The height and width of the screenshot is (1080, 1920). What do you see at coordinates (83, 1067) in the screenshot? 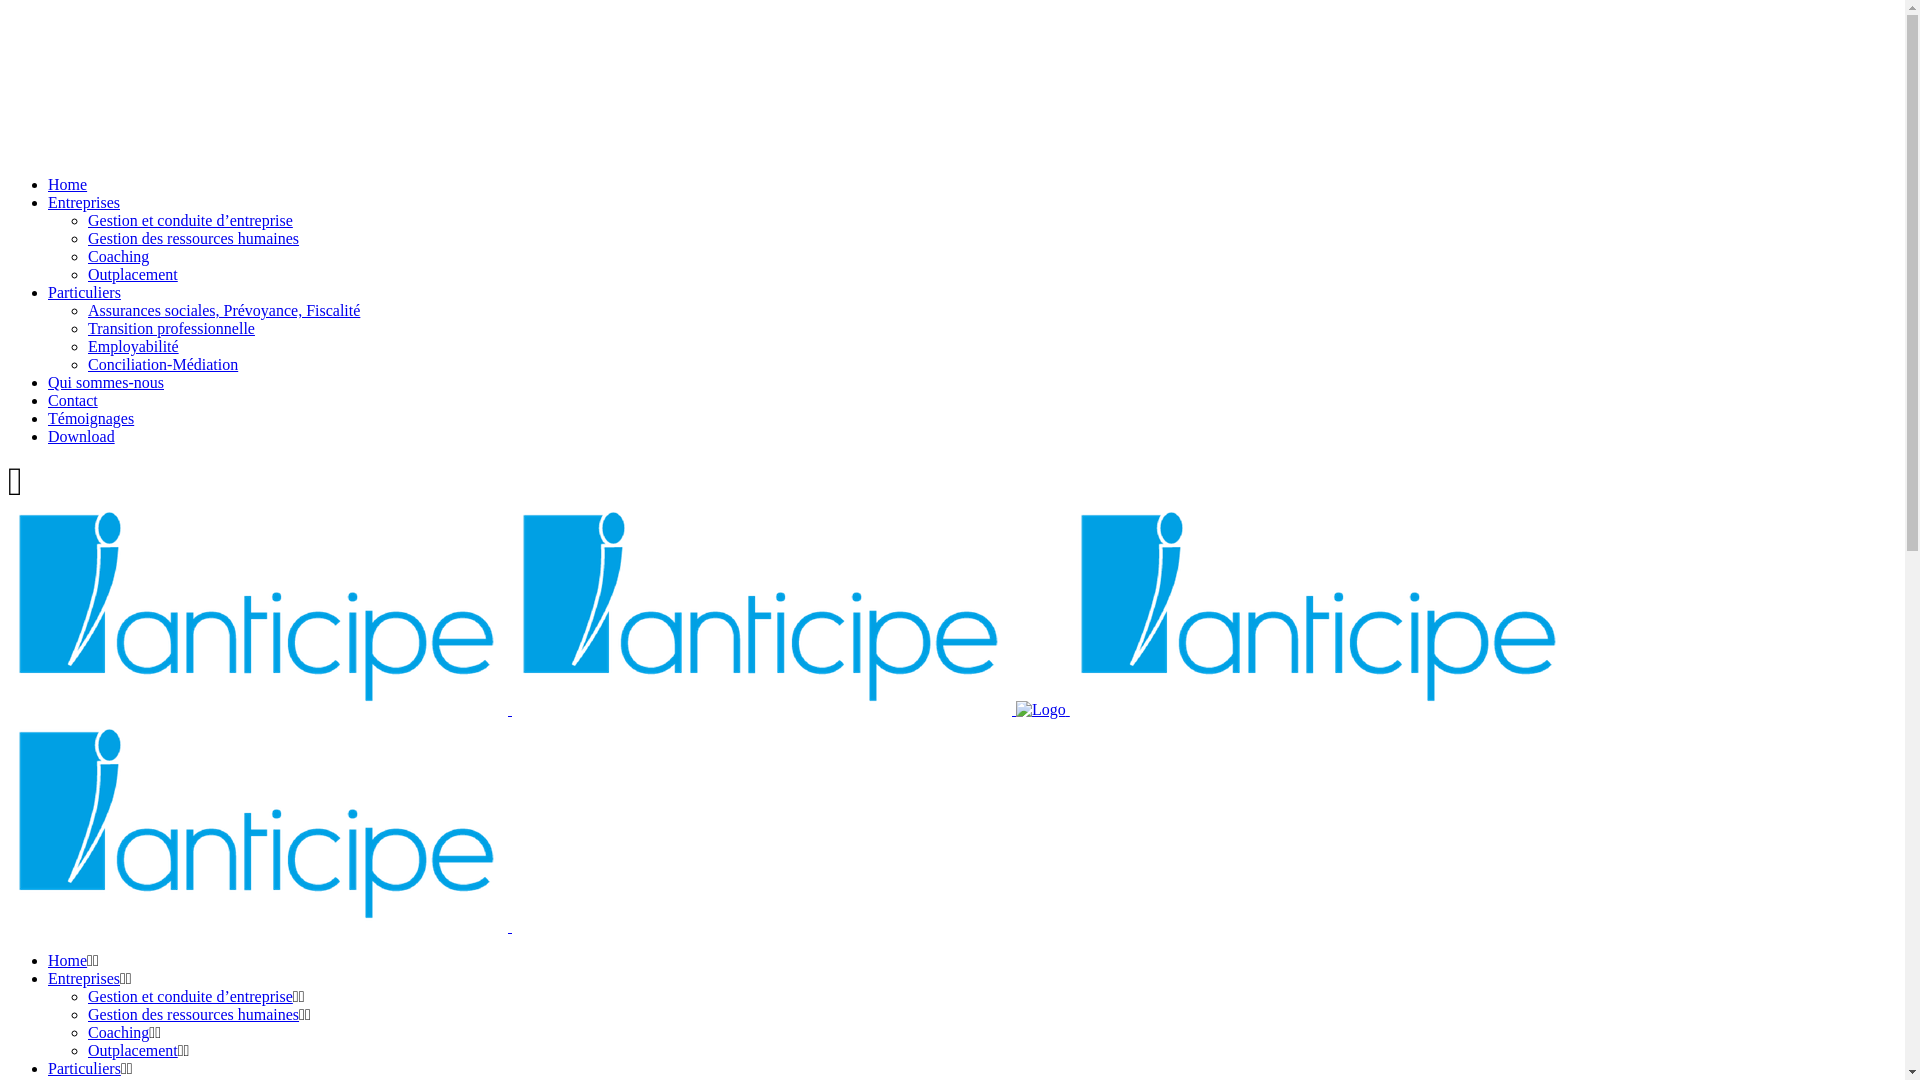
I see `'Particuliers'` at bounding box center [83, 1067].